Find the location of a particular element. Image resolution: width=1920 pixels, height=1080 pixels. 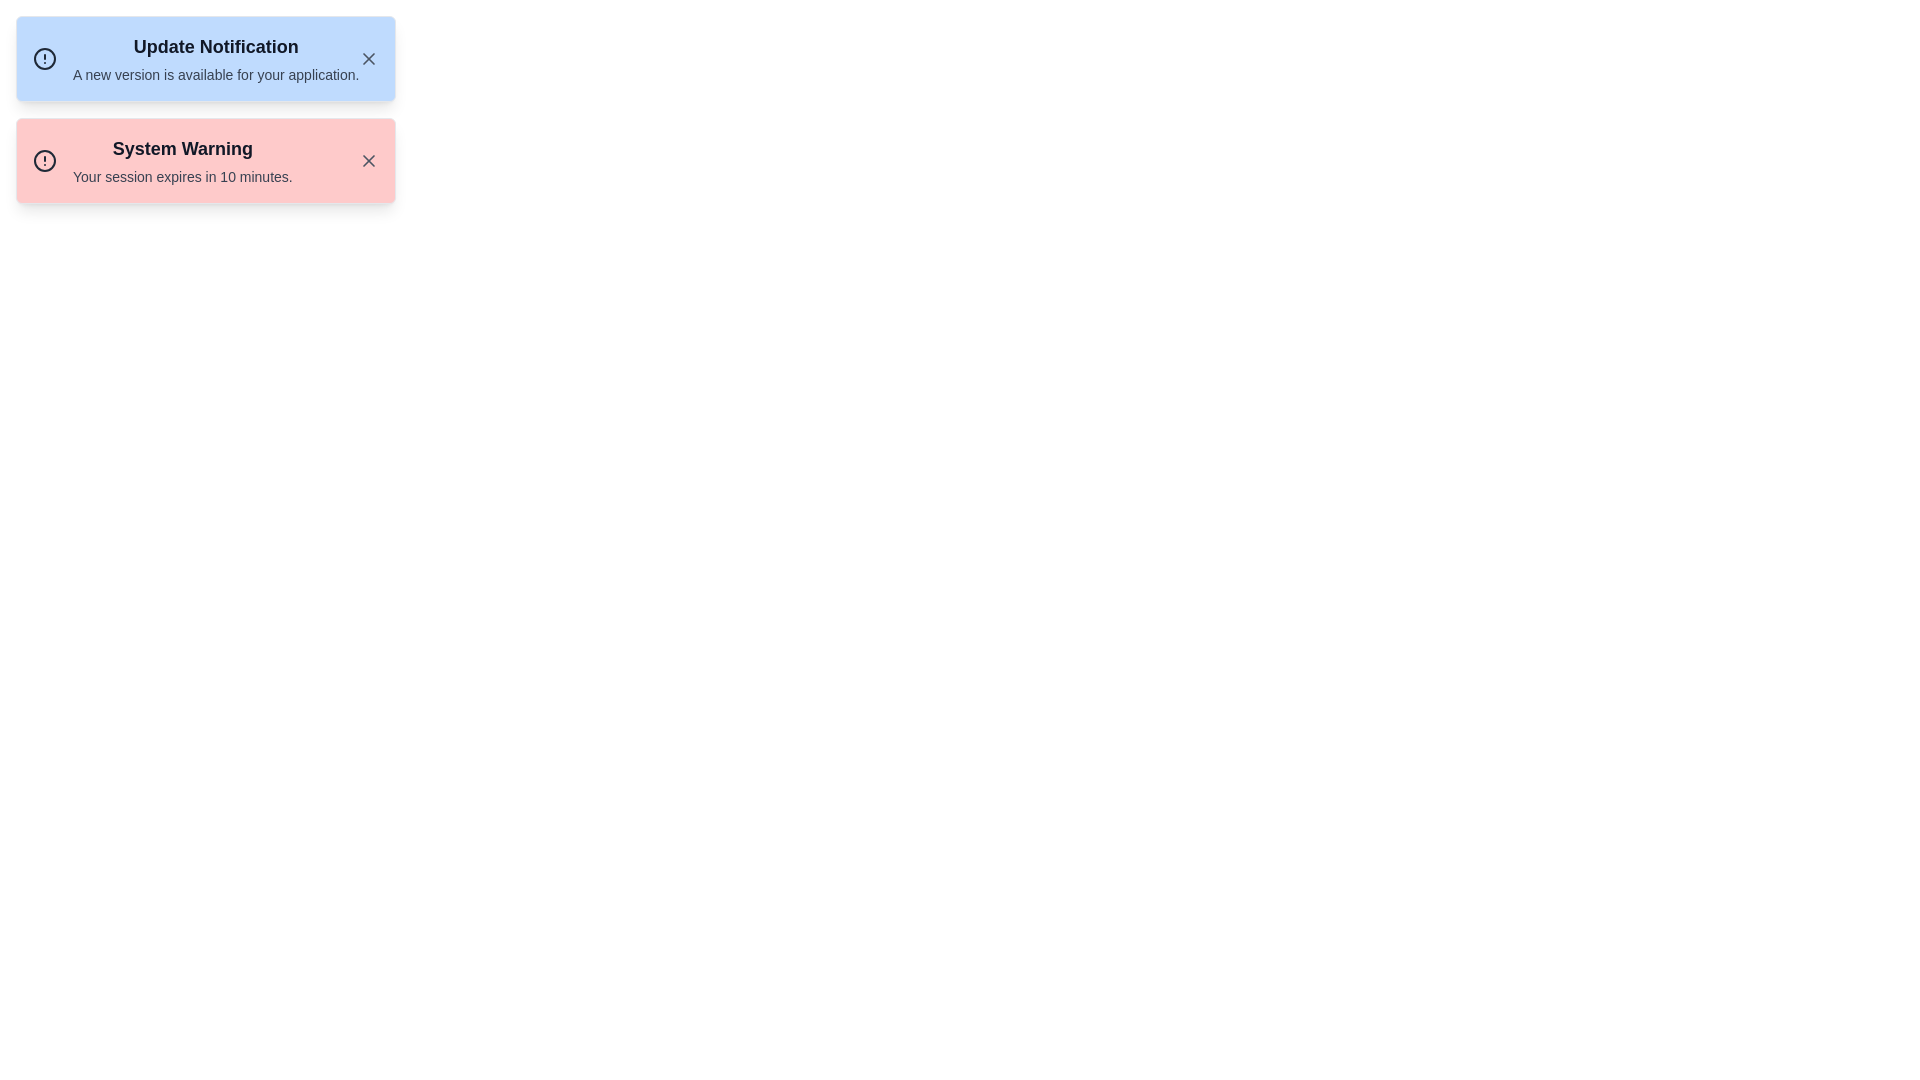

close button of the notification identified by Update Notification is located at coordinates (369, 57).